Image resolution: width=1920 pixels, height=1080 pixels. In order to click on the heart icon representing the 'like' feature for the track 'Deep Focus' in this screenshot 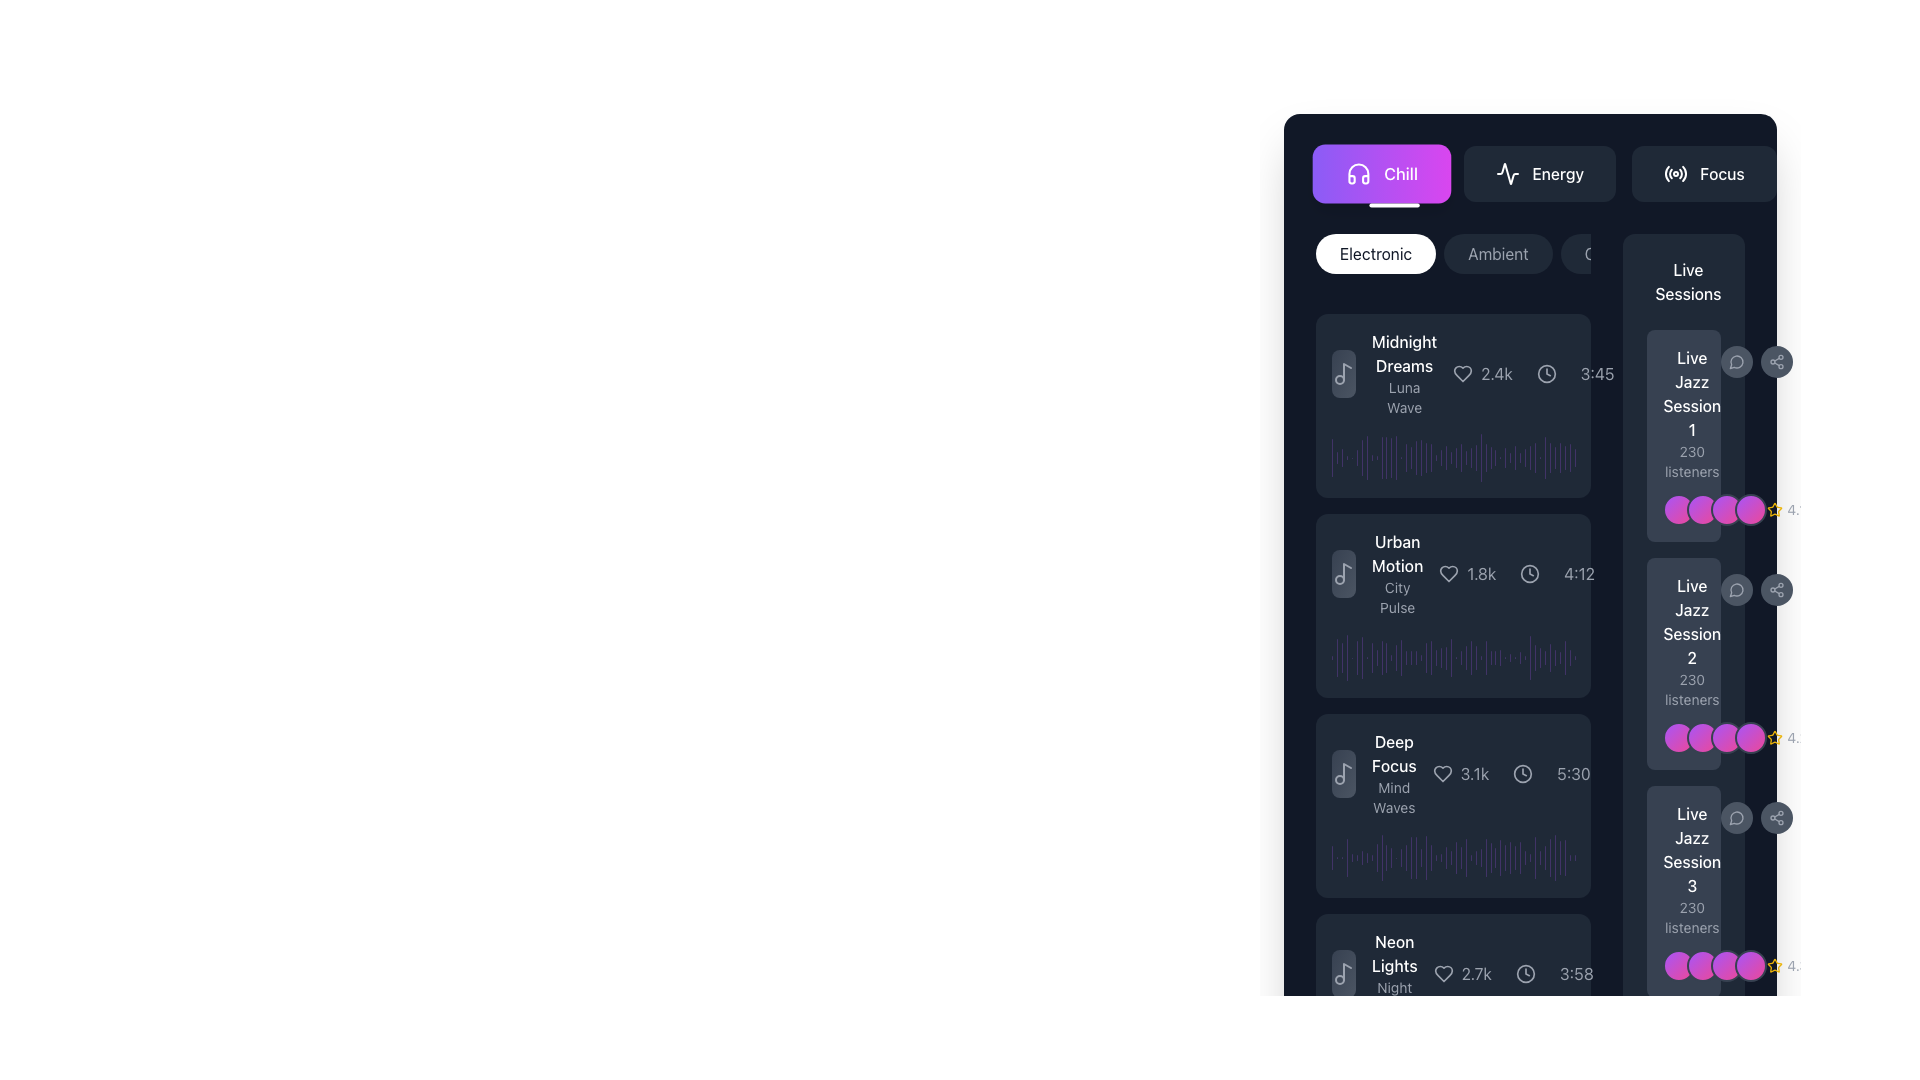, I will do `click(1442, 773)`.